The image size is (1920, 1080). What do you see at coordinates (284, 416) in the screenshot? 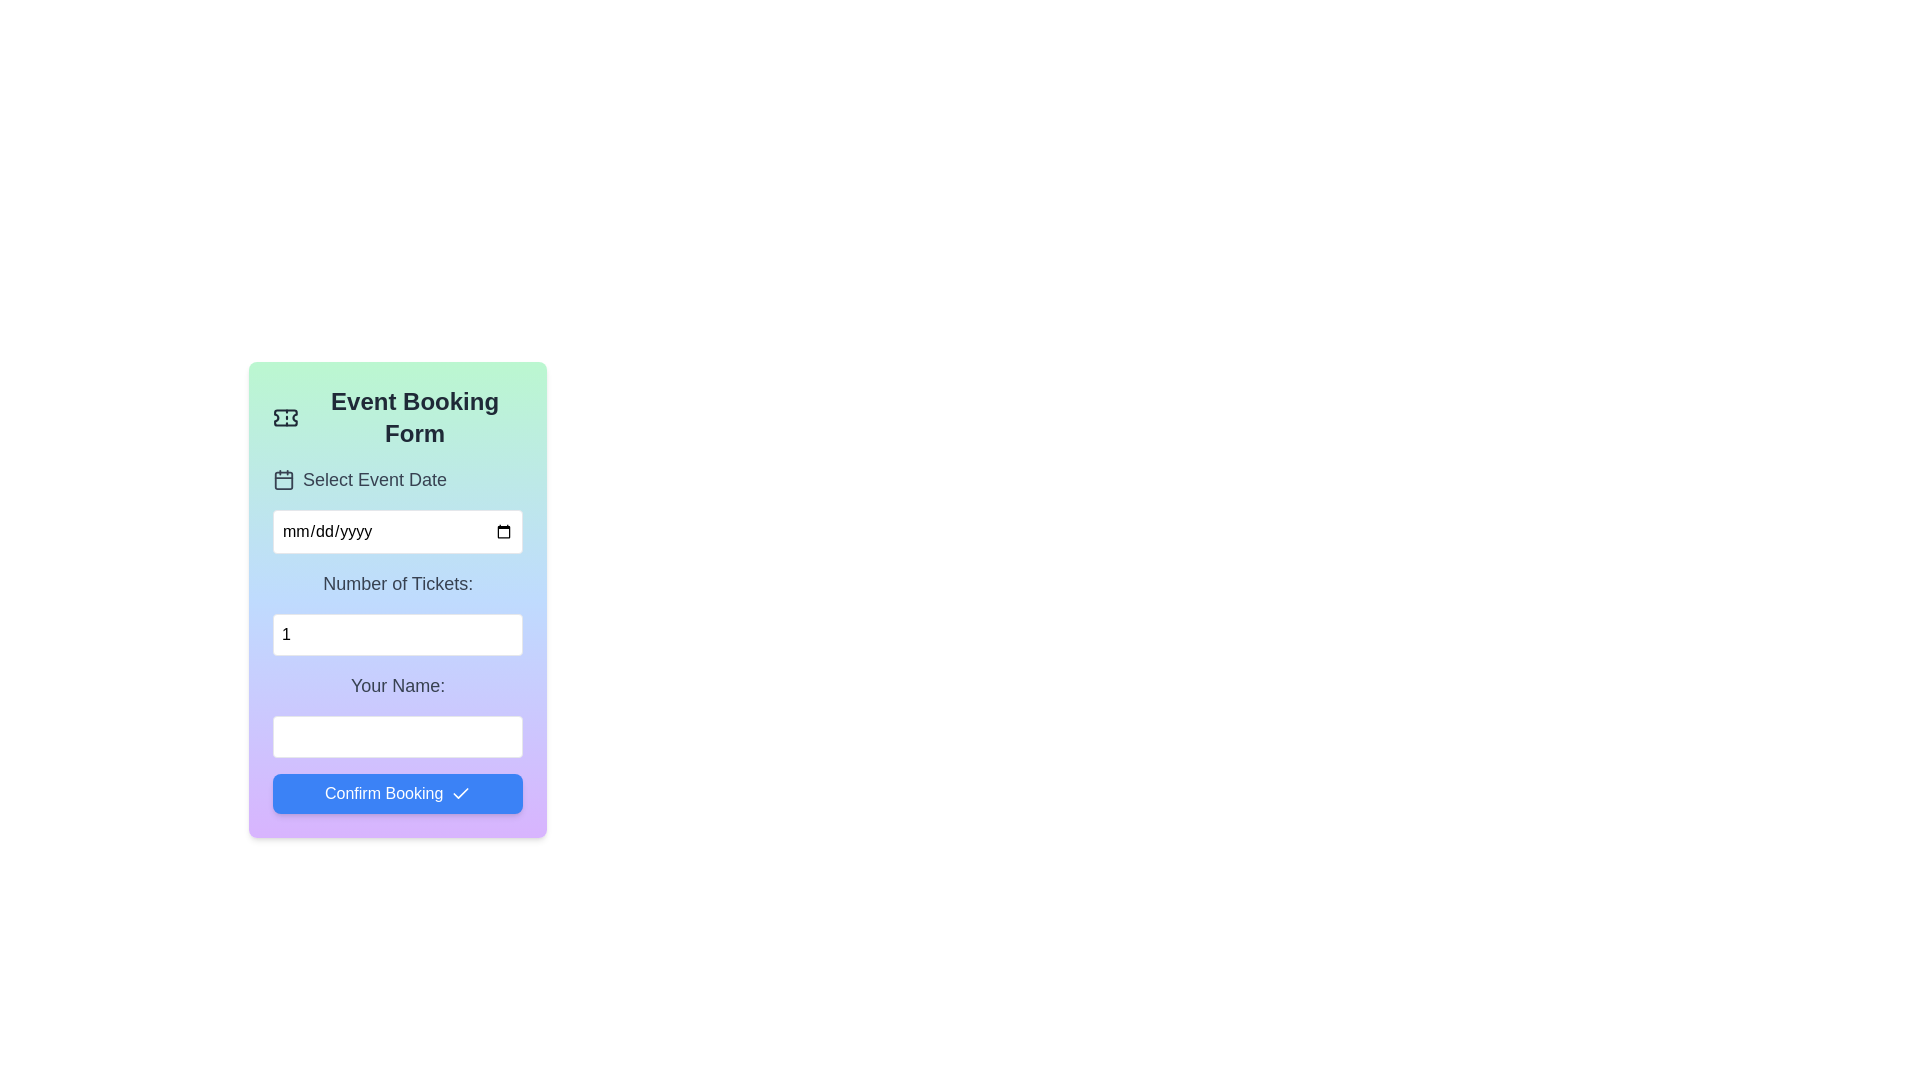
I see `the stylized ticket icon located to the left of the 'Event Booking Form' text for context or theme alignment` at bounding box center [284, 416].